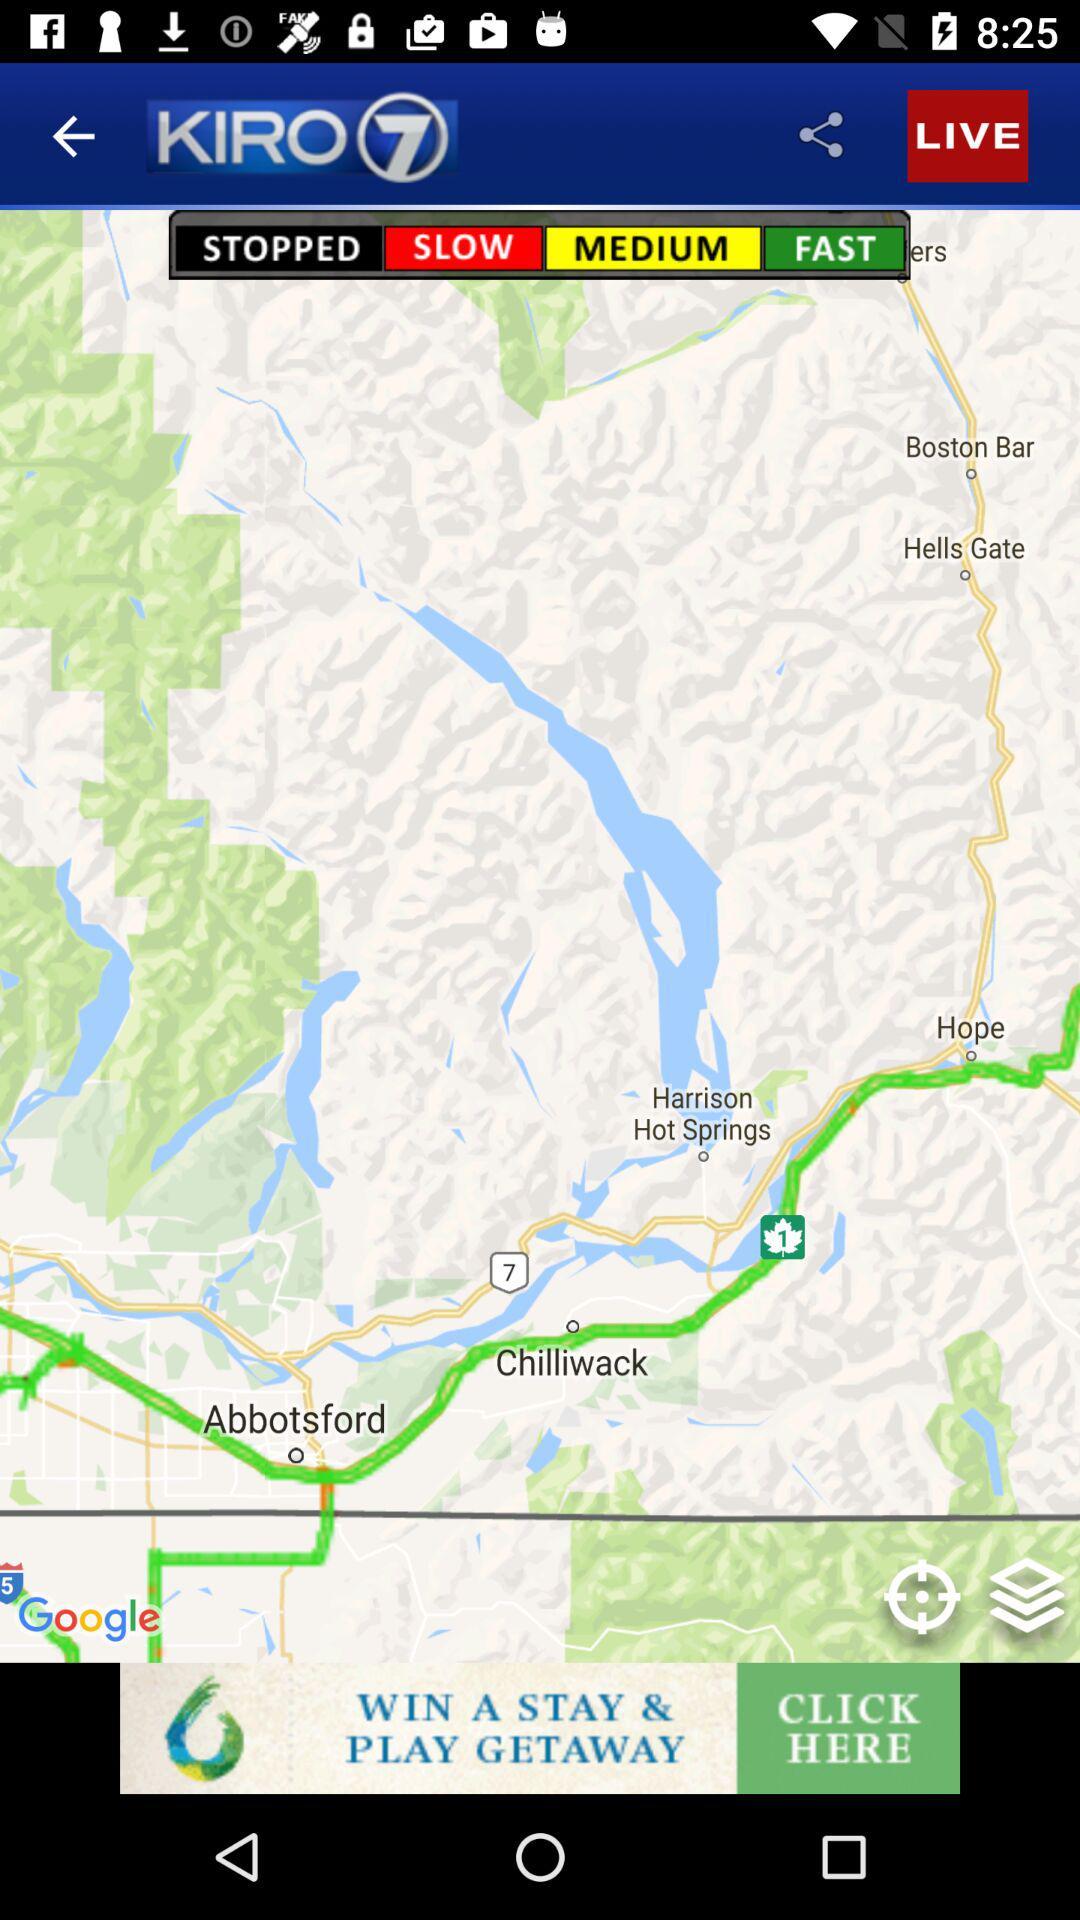 The width and height of the screenshot is (1080, 1920). What do you see at coordinates (1027, 1610) in the screenshot?
I see `the layers icon` at bounding box center [1027, 1610].